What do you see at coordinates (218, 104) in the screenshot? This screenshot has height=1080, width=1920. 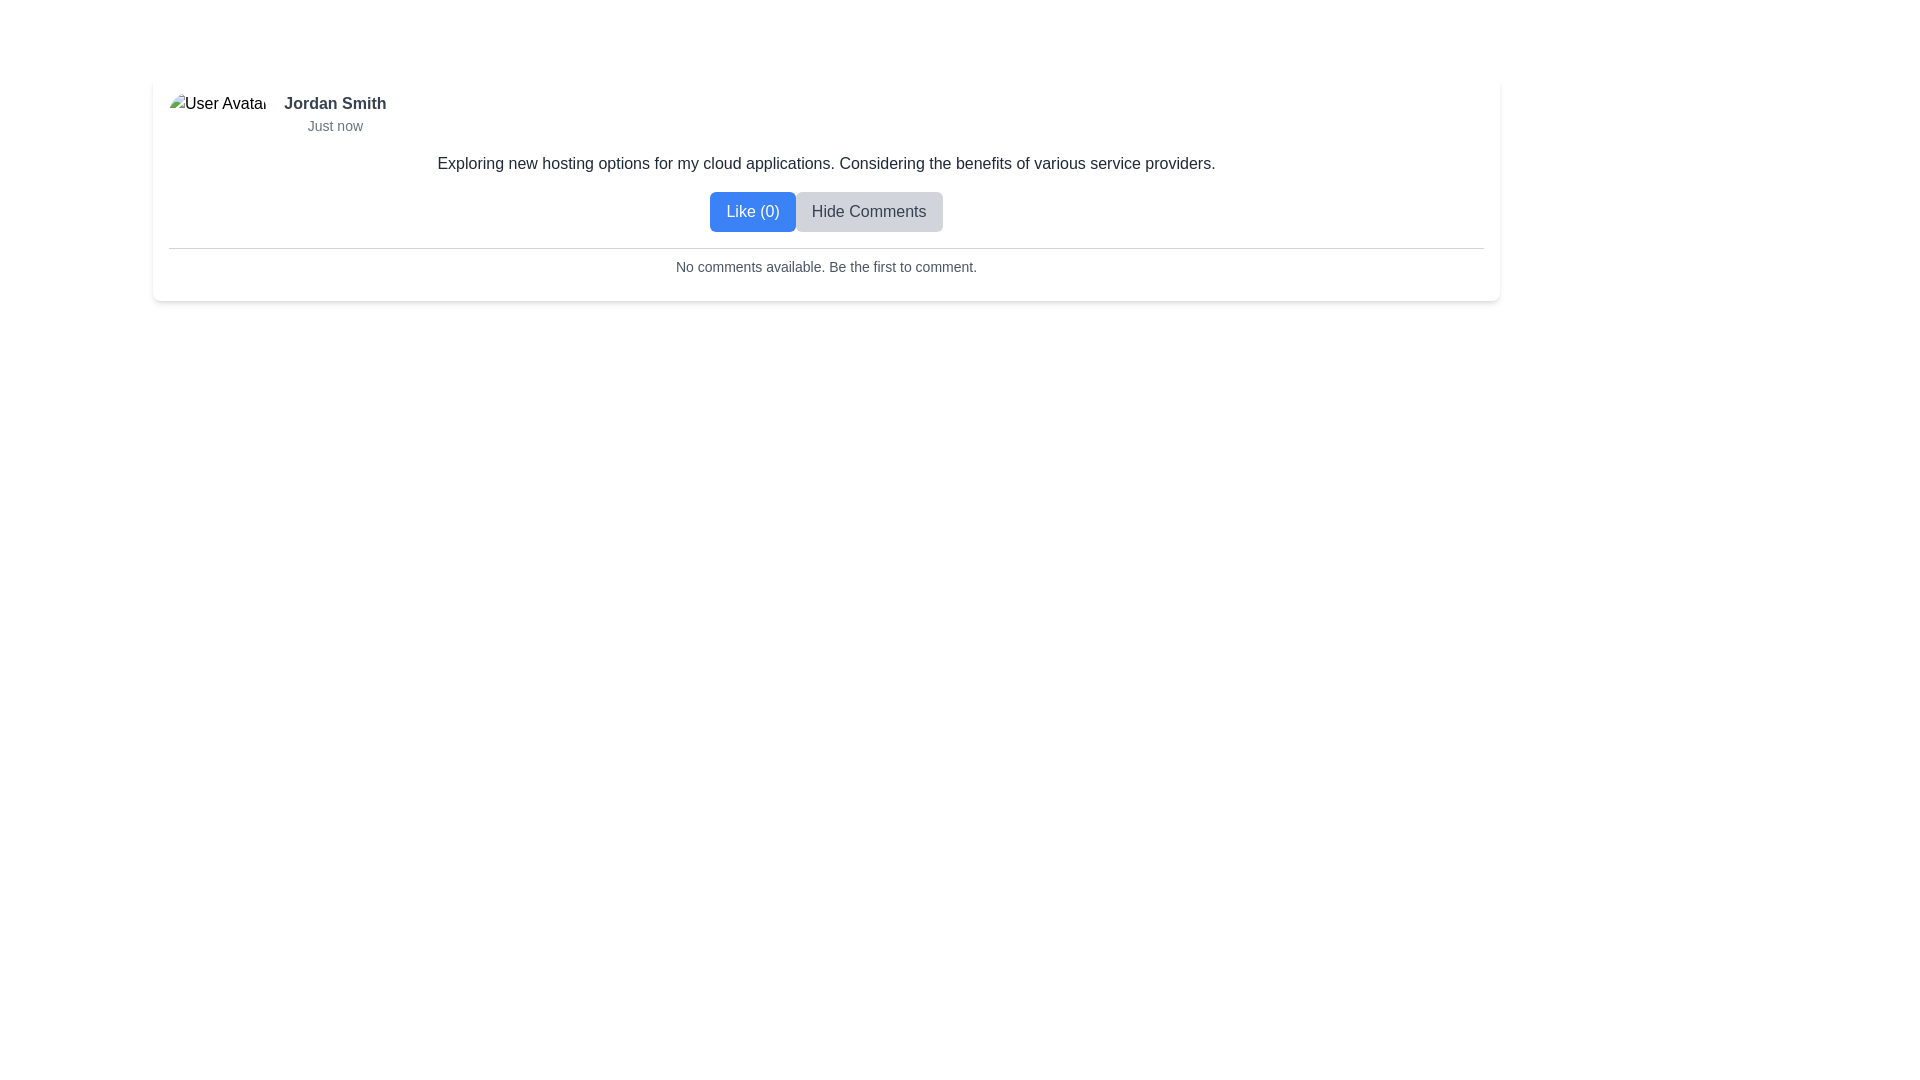 I see `the circular user avatar image that has the alt text 'User Avatar', located to the left of the text element displaying 'Jordan Smith'` at bounding box center [218, 104].